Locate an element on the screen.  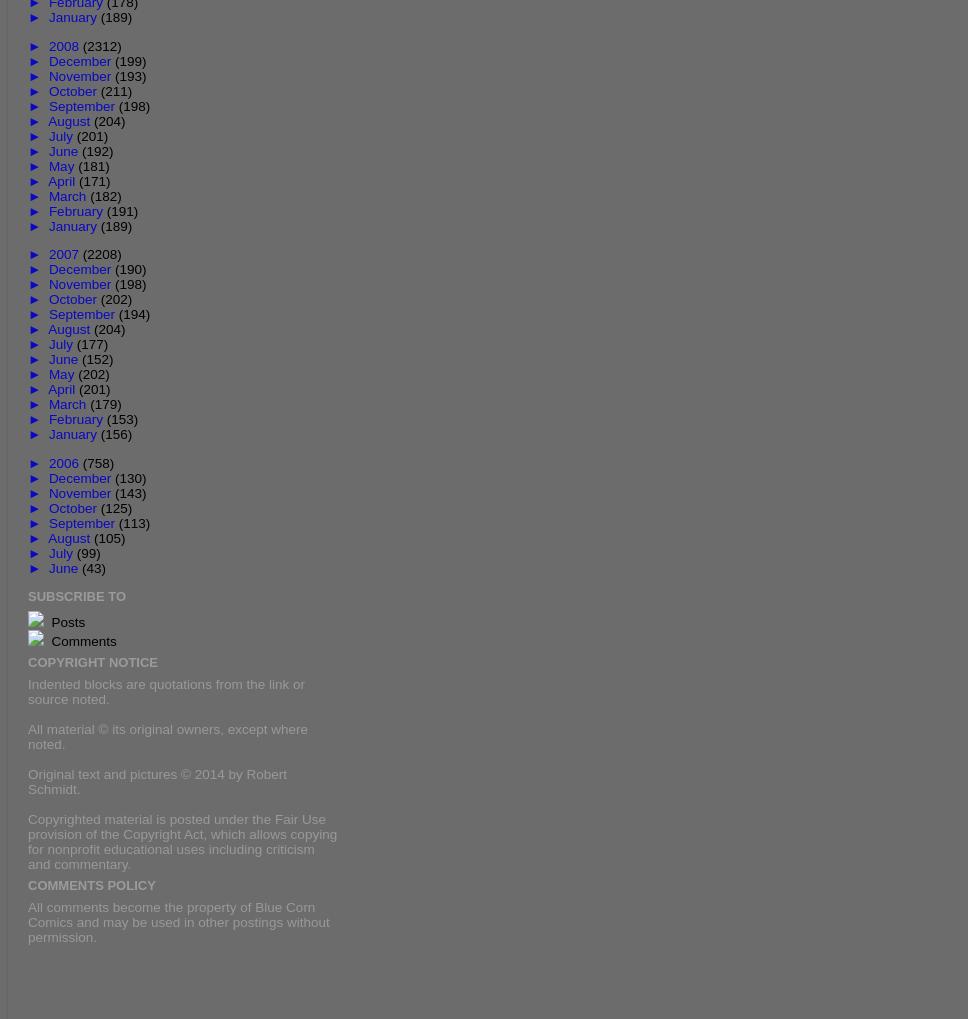
'(130)' is located at coordinates (129, 476).